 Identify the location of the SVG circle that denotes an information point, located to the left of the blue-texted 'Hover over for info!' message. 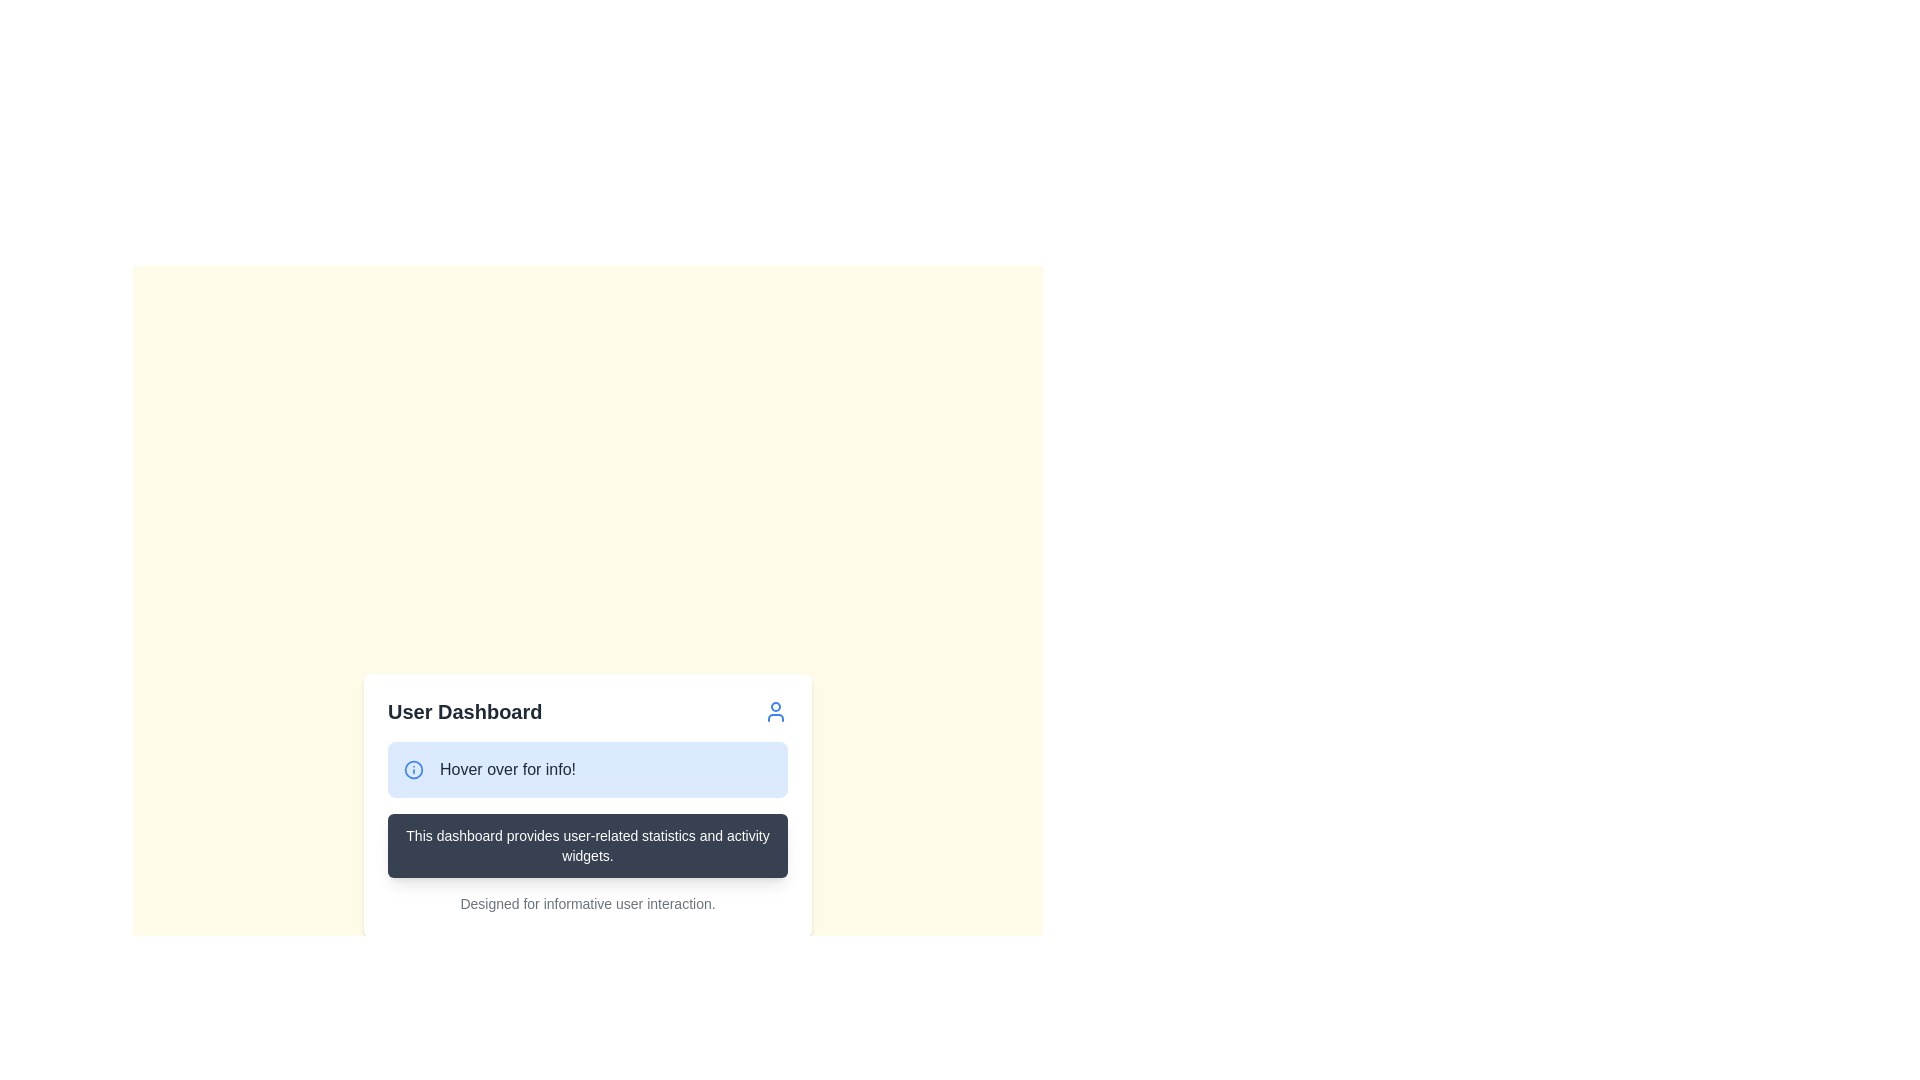
(412, 769).